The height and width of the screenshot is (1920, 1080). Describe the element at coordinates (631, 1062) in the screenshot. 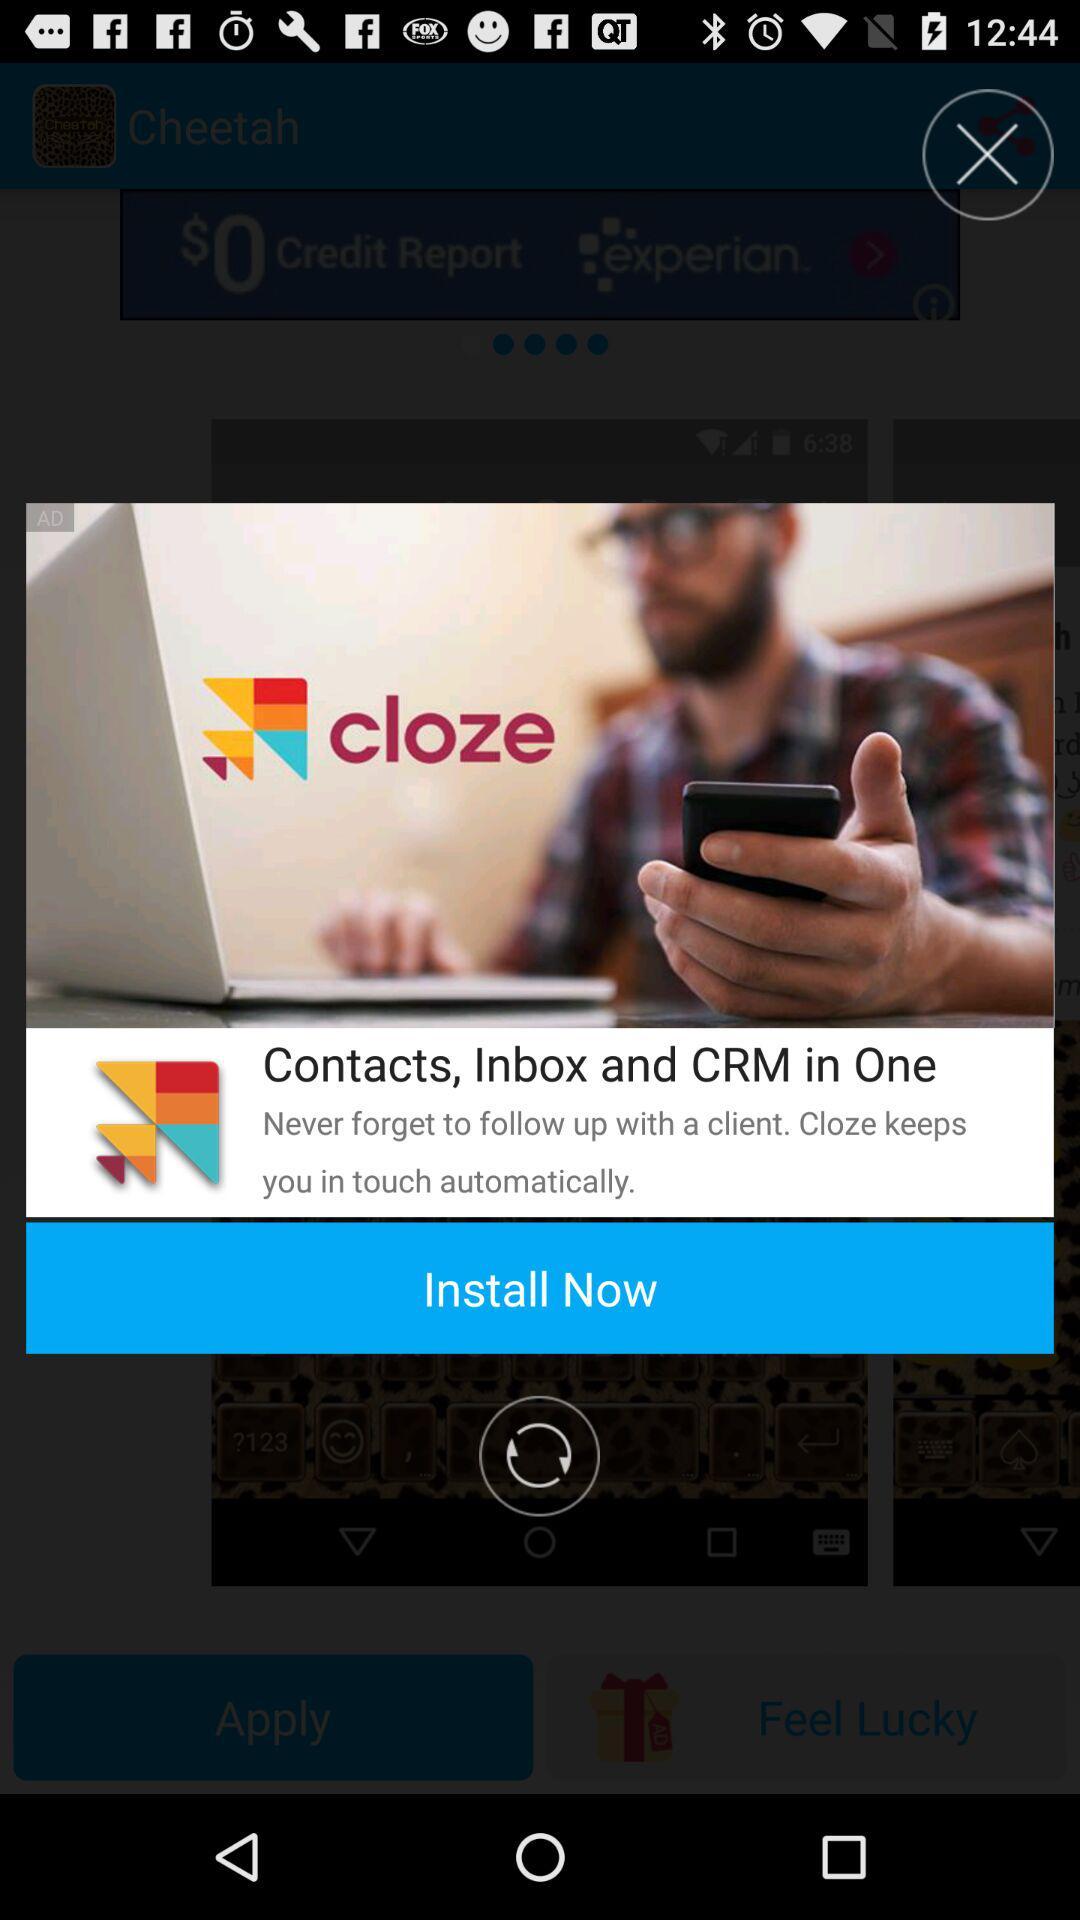

I see `the app above the never forget to icon` at that location.